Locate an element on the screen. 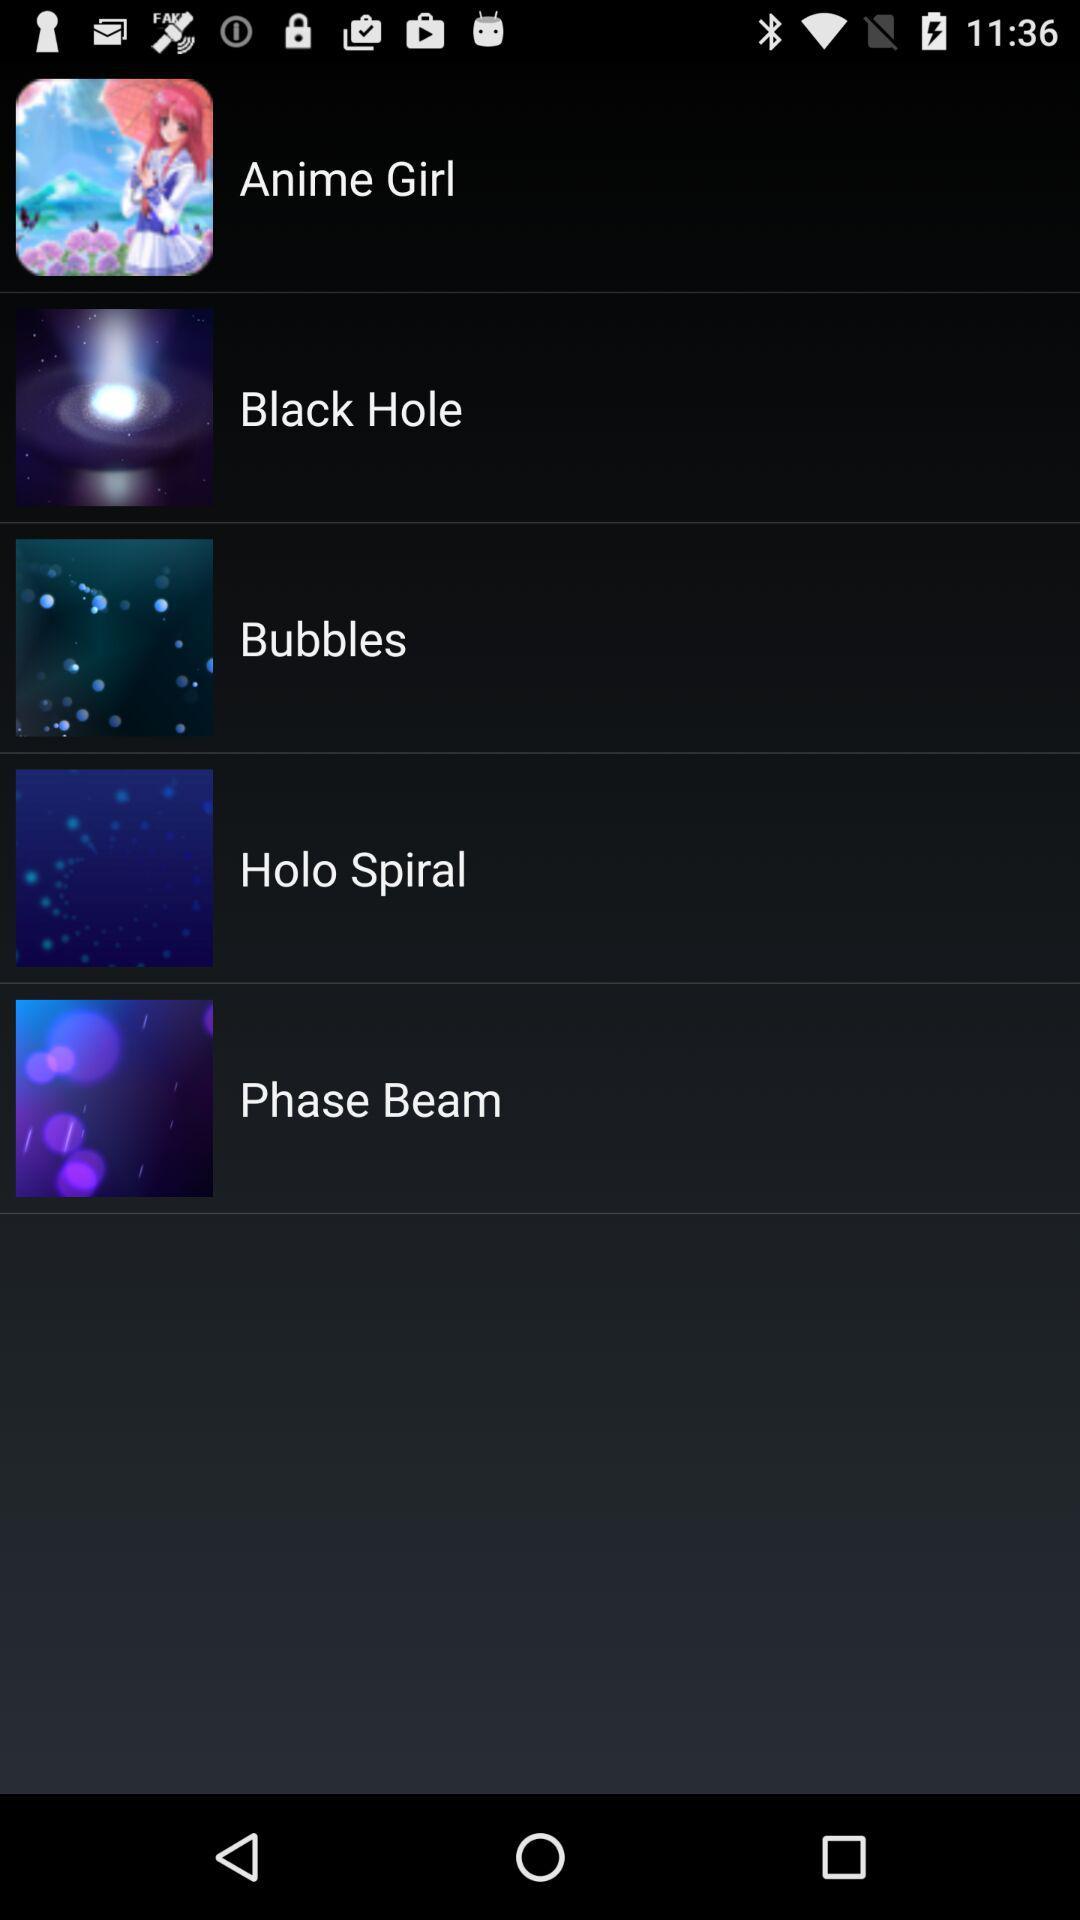 The image size is (1080, 1920). app above the holo spiral app is located at coordinates (322, 636).